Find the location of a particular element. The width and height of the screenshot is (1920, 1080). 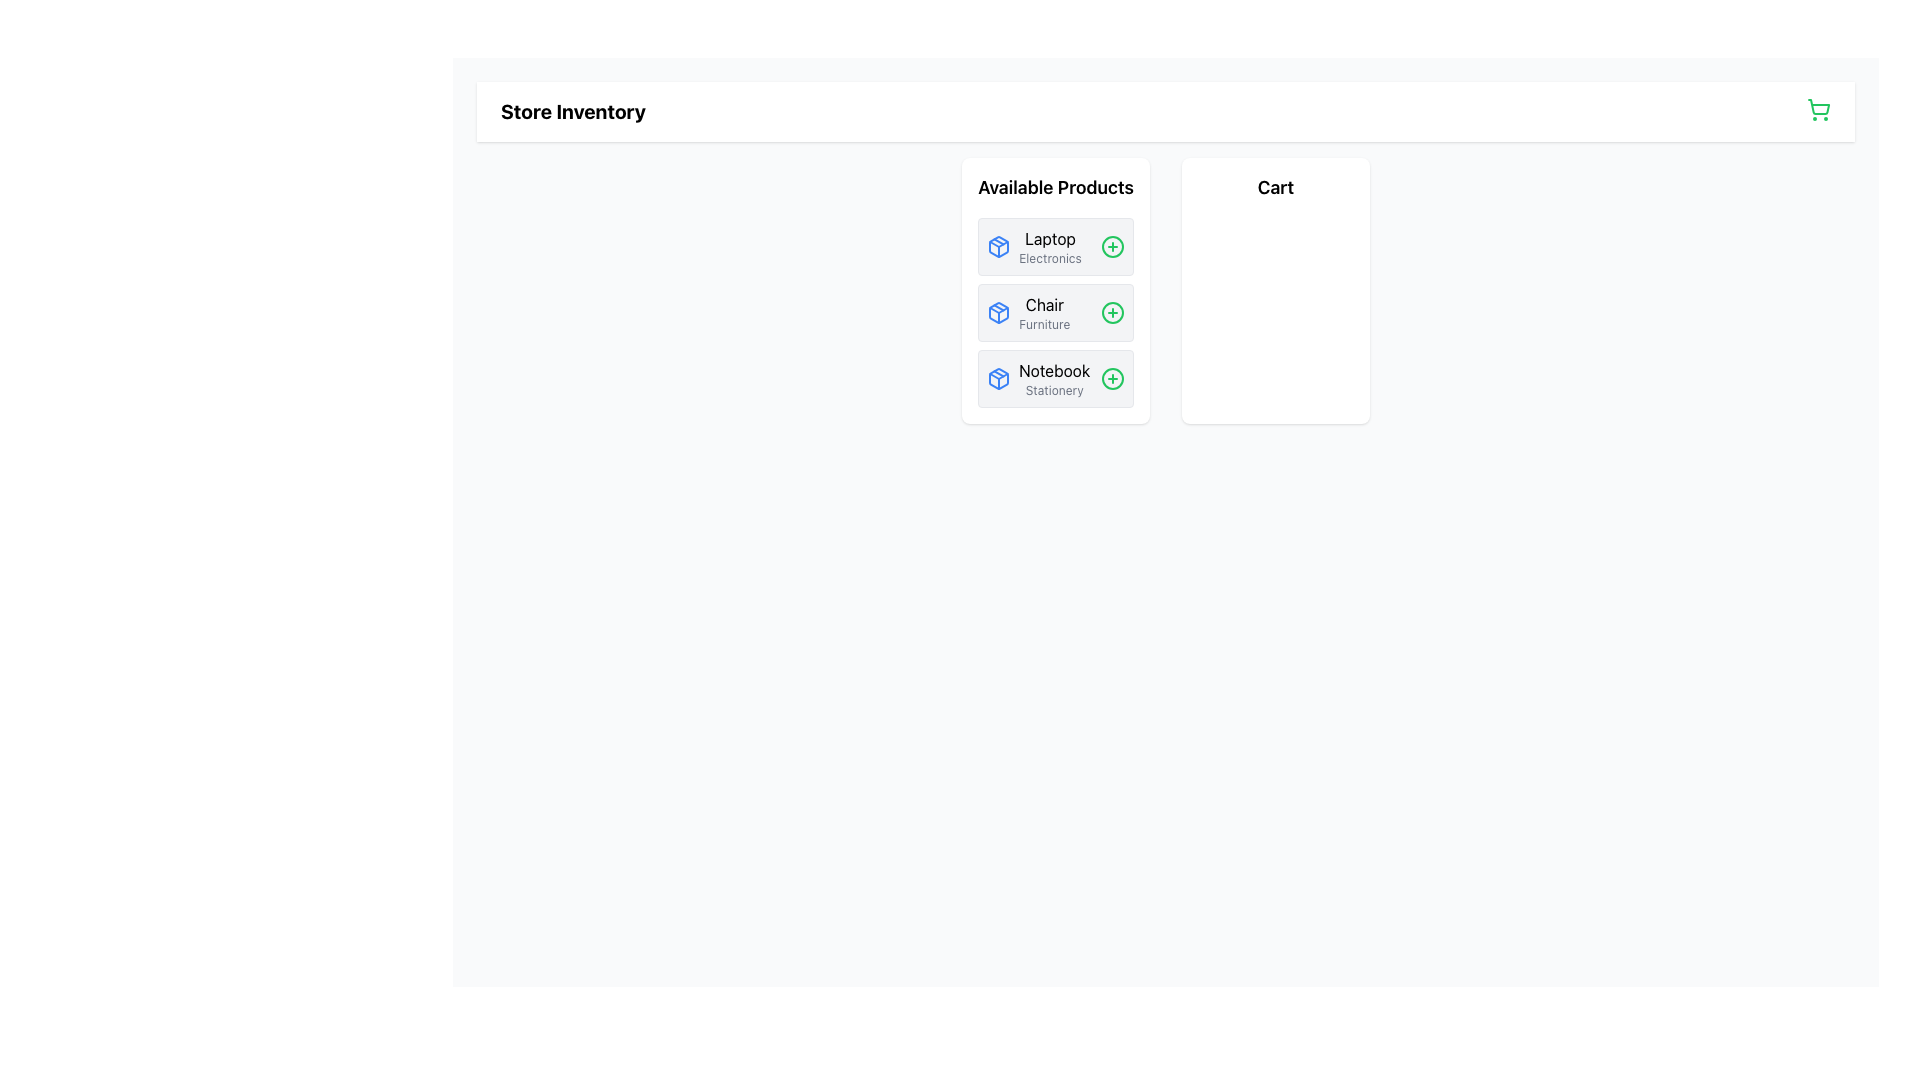

the blue package icon located to the left of 'Laptop Electronics' in the 'Available Products' section is located at coordinates (999, 245).